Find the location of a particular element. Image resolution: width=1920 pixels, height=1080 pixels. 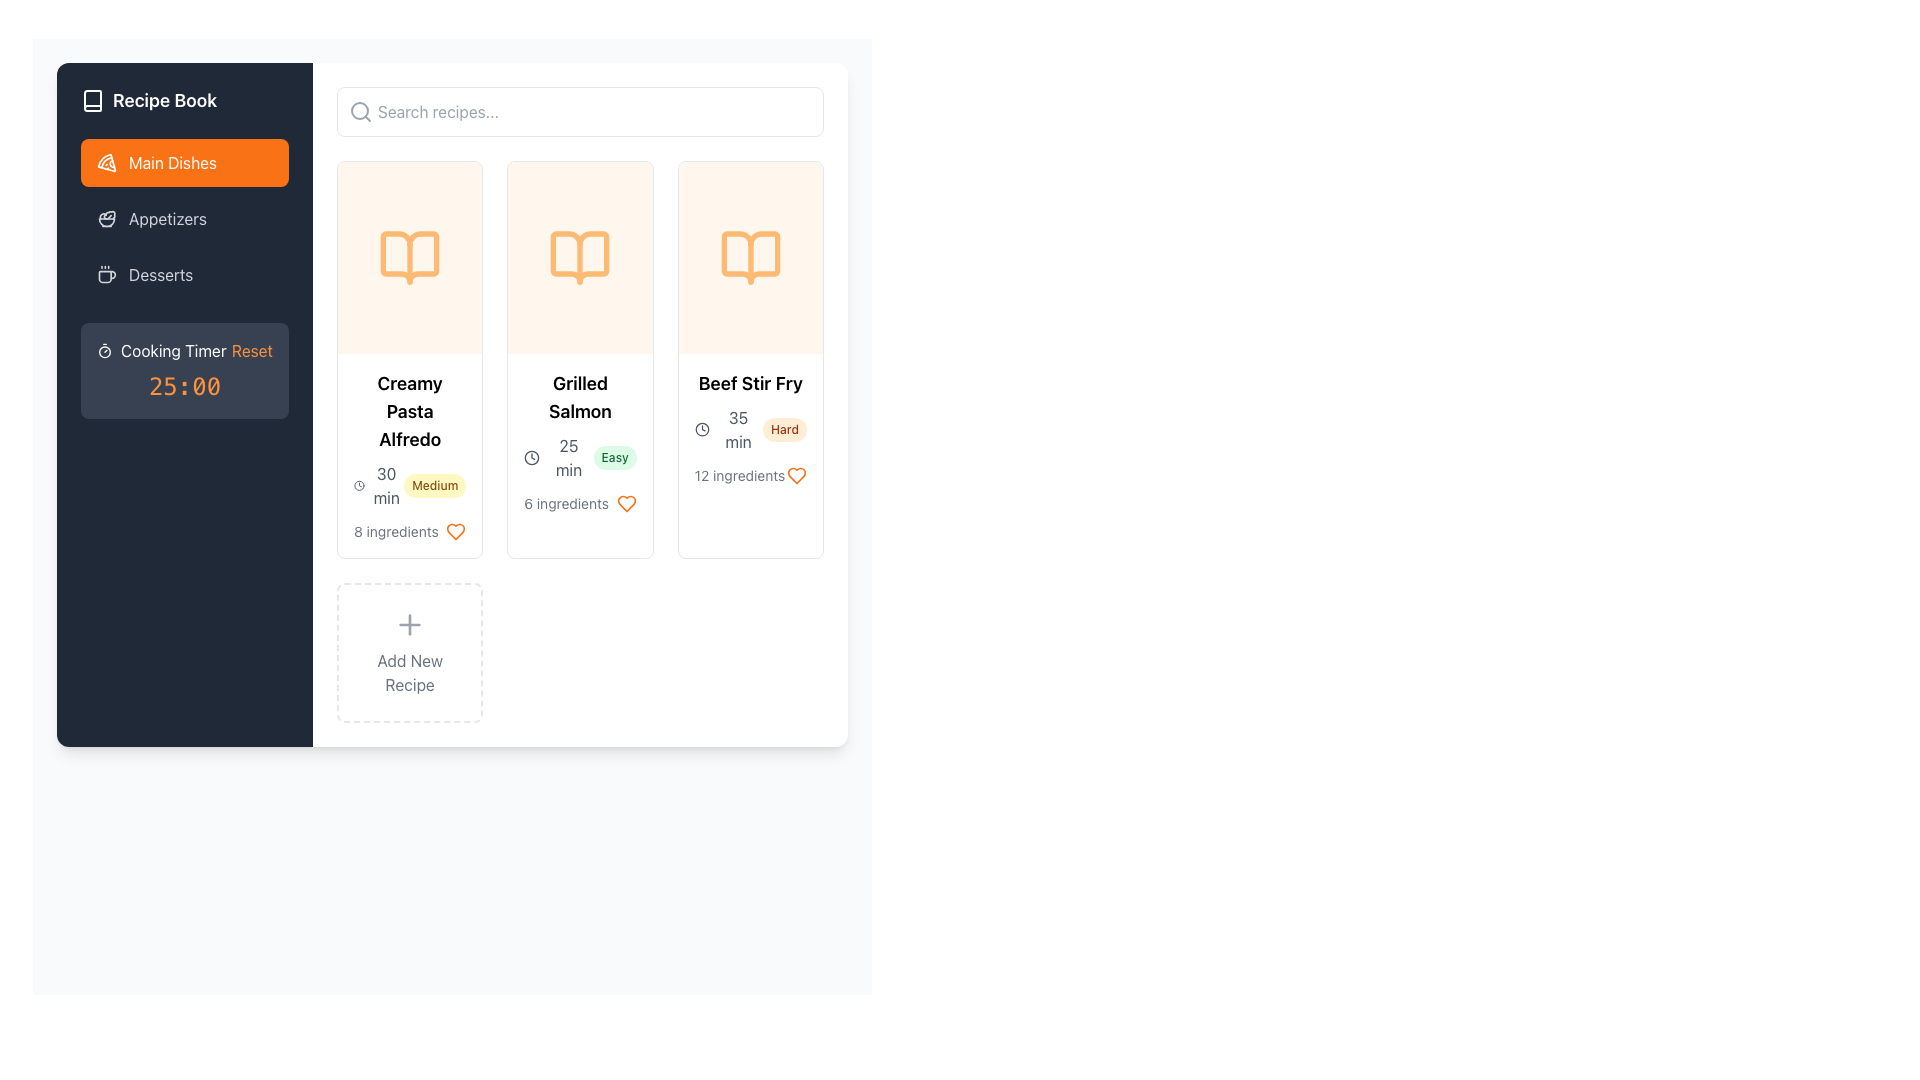

the clock icon preceding the text '35 min' in the details of the 'Beef Stir Fry' recipe is located at coordinates (702, 428).